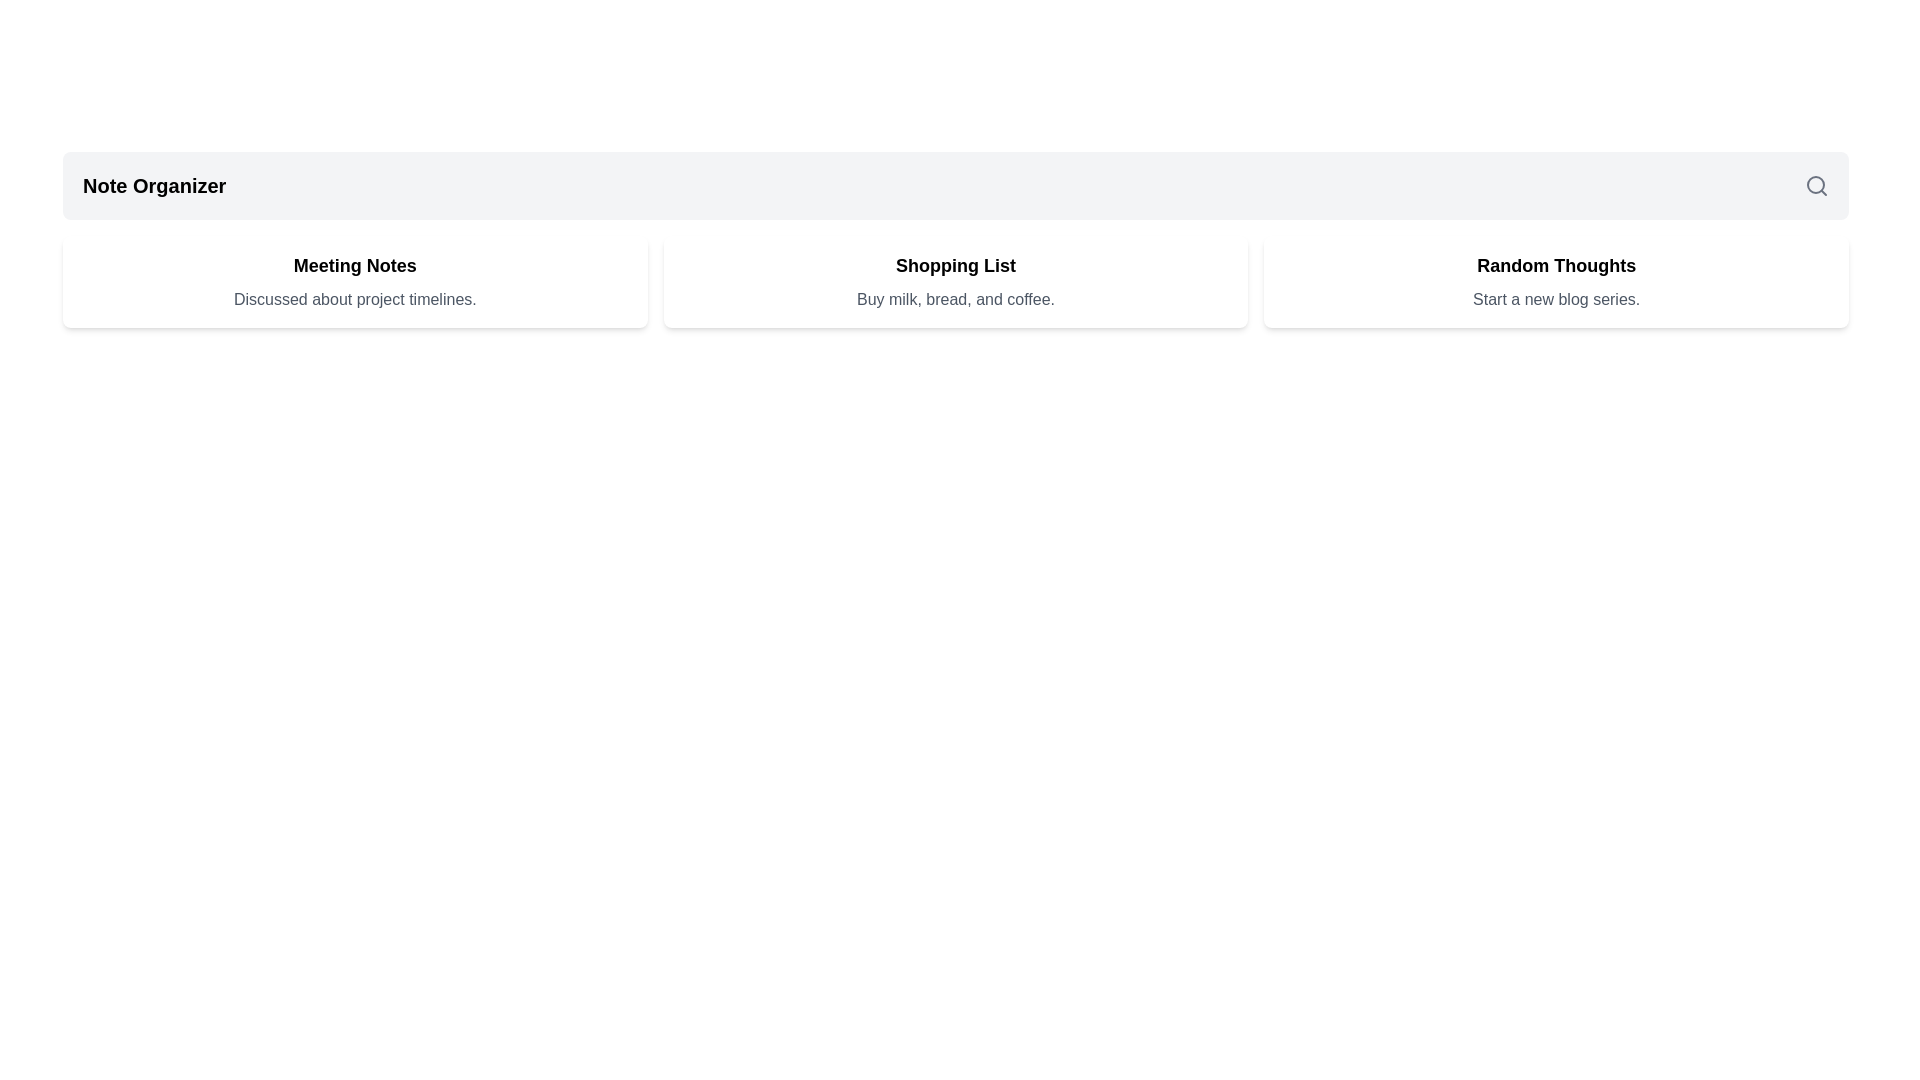 Image resolution: width=1920 pixels, height=1080 pixels. I want to click on the circular part of the magnifying glass icon located at the top-right corner of the interface, so click(1815, 185).